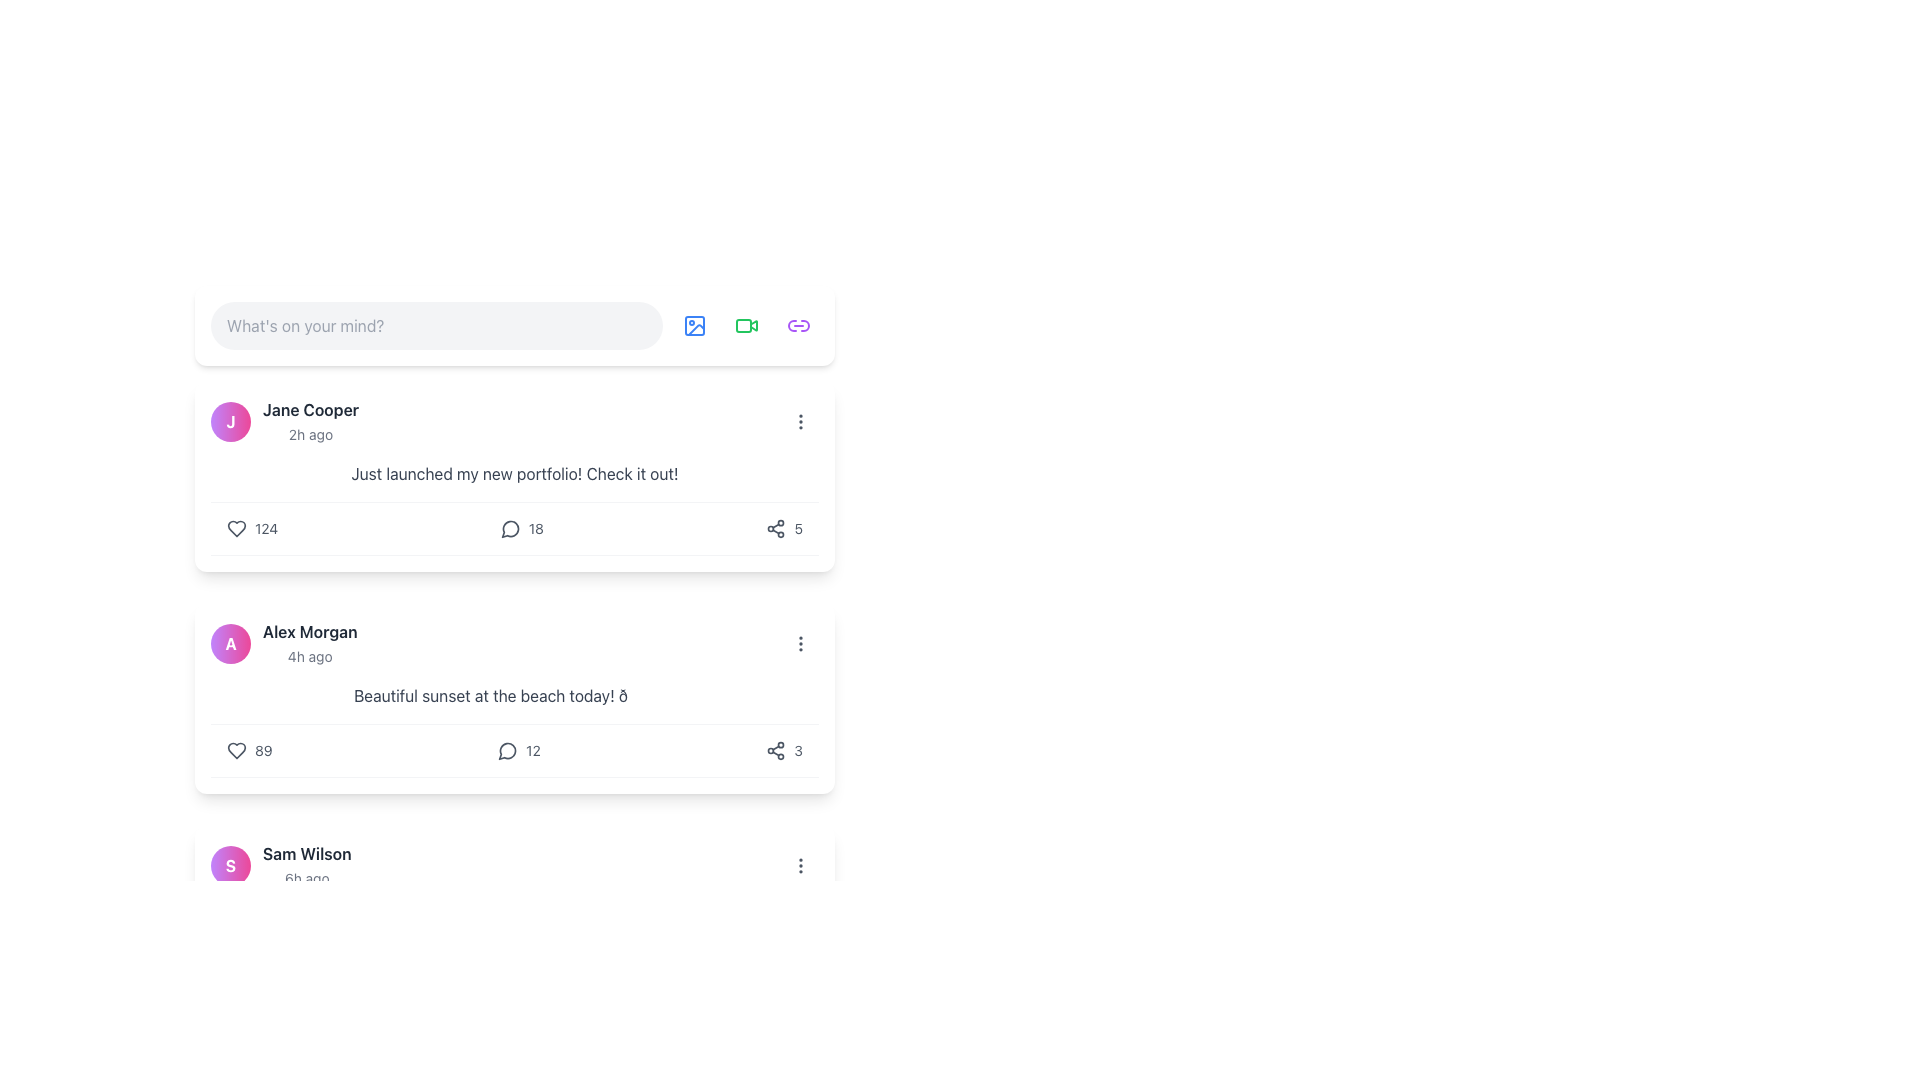 This screenshot has height=1080, width=1920. I want to click on the circular button with a blue outline icon of an image featuring a mountain and sun pattern, located at the end of the input field labeled 'What's on your mind?', so click(695, 325).